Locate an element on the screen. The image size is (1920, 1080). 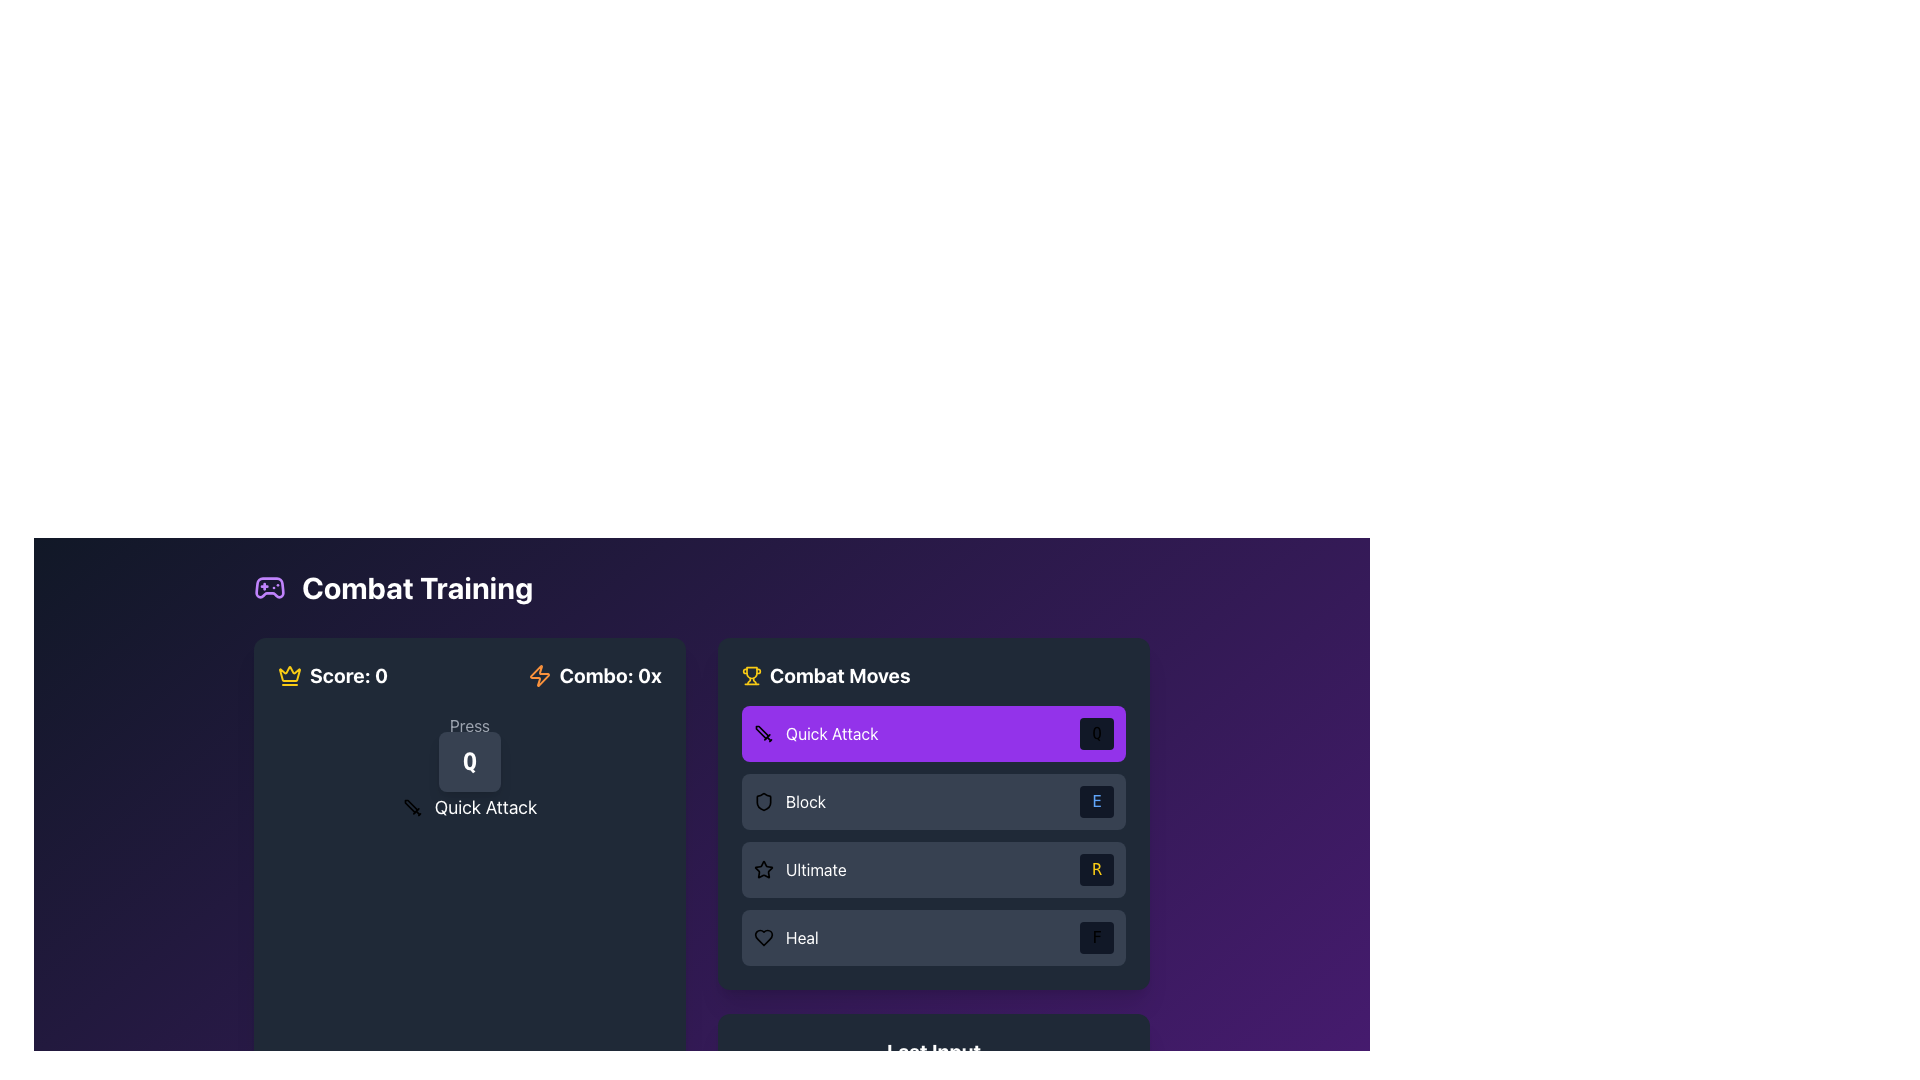
the 'Ultimate' text label in the Combat Moves section, which is the third item in the vertical list, positioned between 'Block' and 'Heal', with a star icon on the left and 'R' keybinding on the right is located at coordinates (816, 869).